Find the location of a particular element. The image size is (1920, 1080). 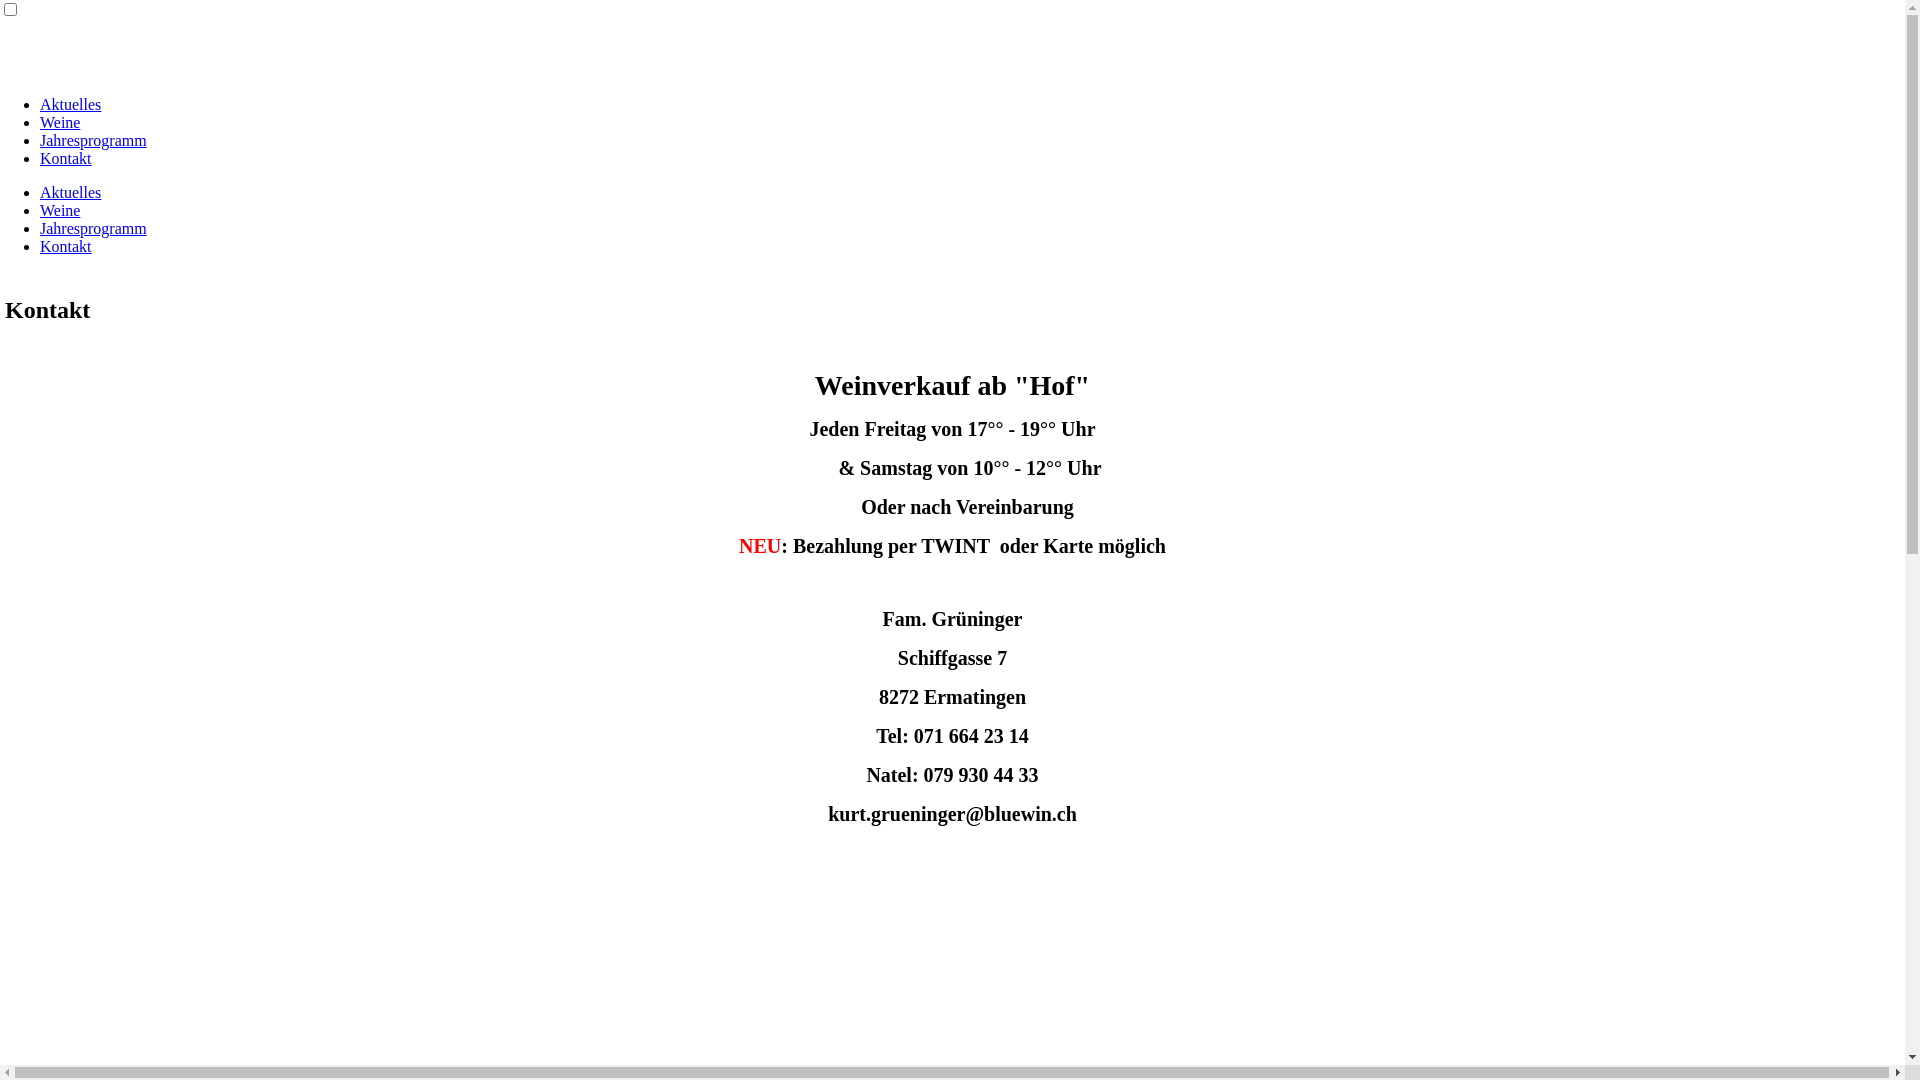

'Weine' is located at coordinates (59, 210).